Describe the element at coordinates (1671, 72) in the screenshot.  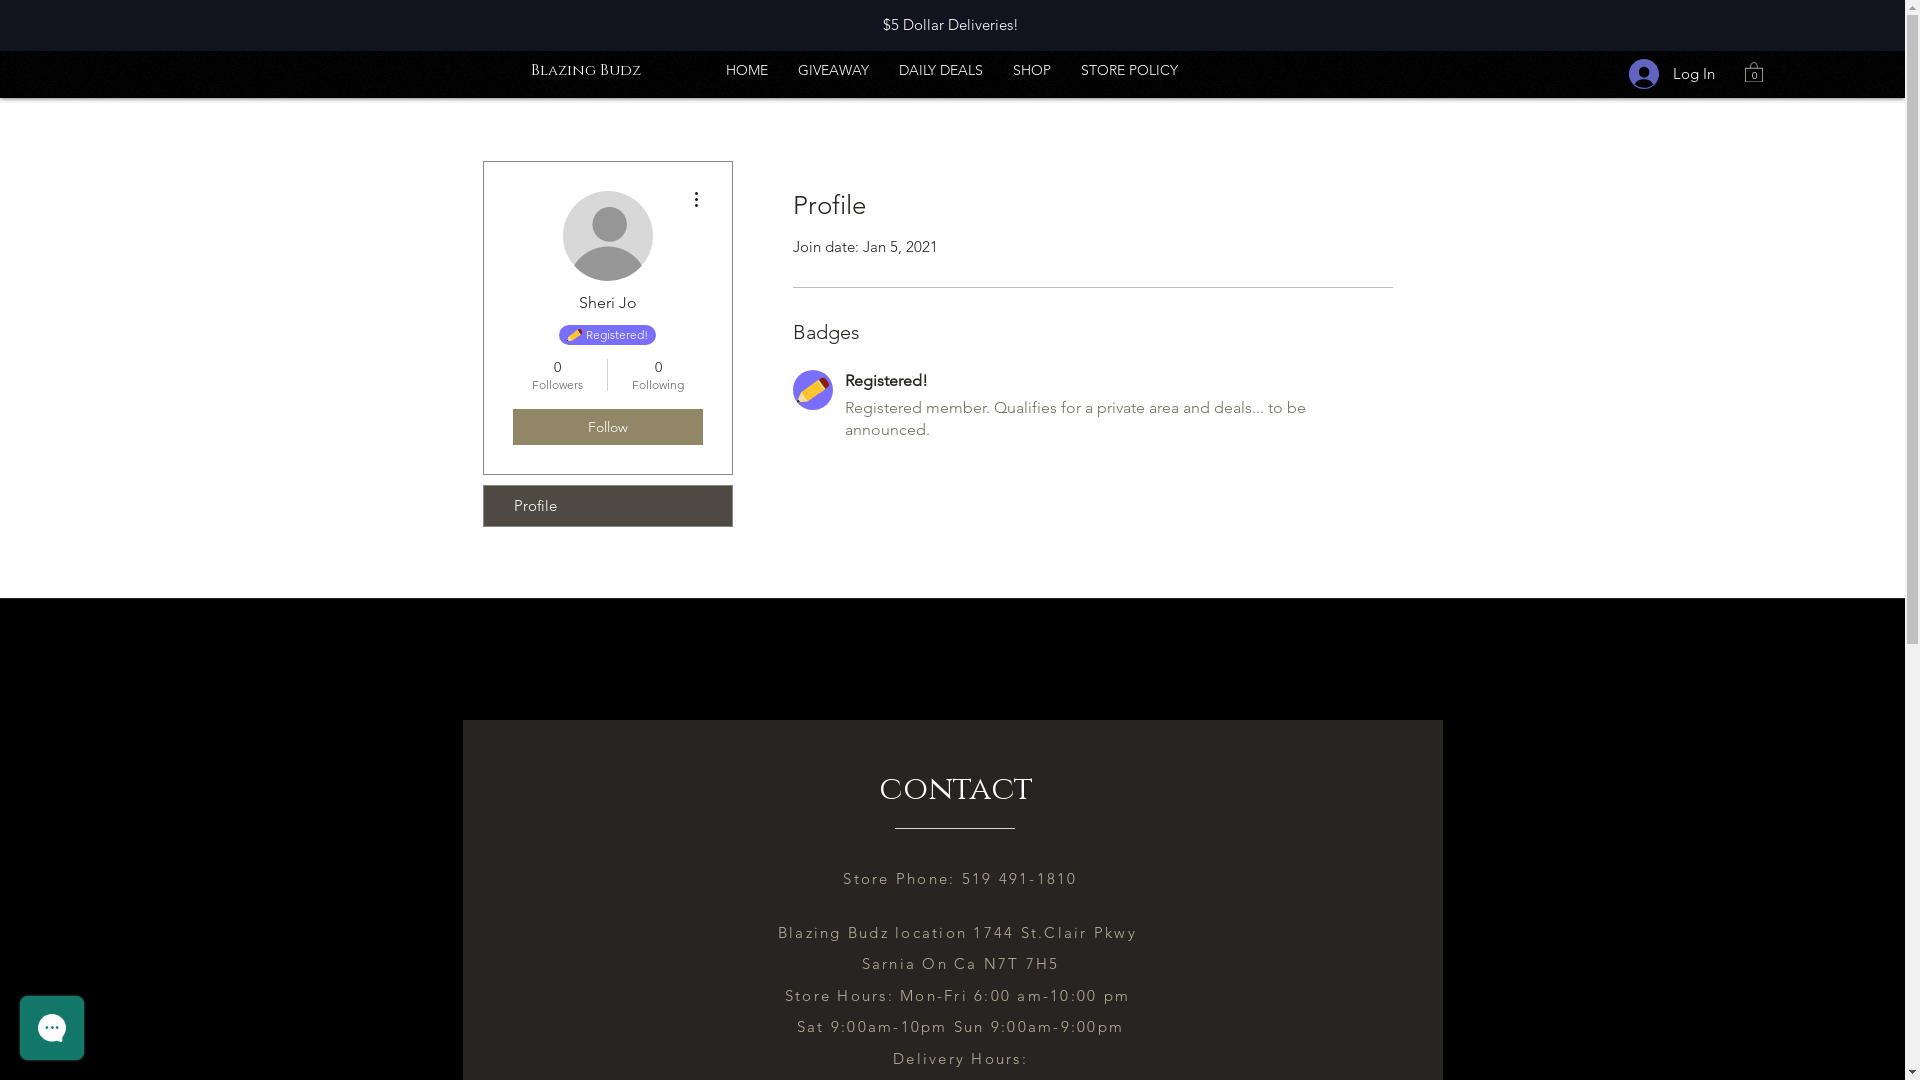
I see `'Log In'` at that location.